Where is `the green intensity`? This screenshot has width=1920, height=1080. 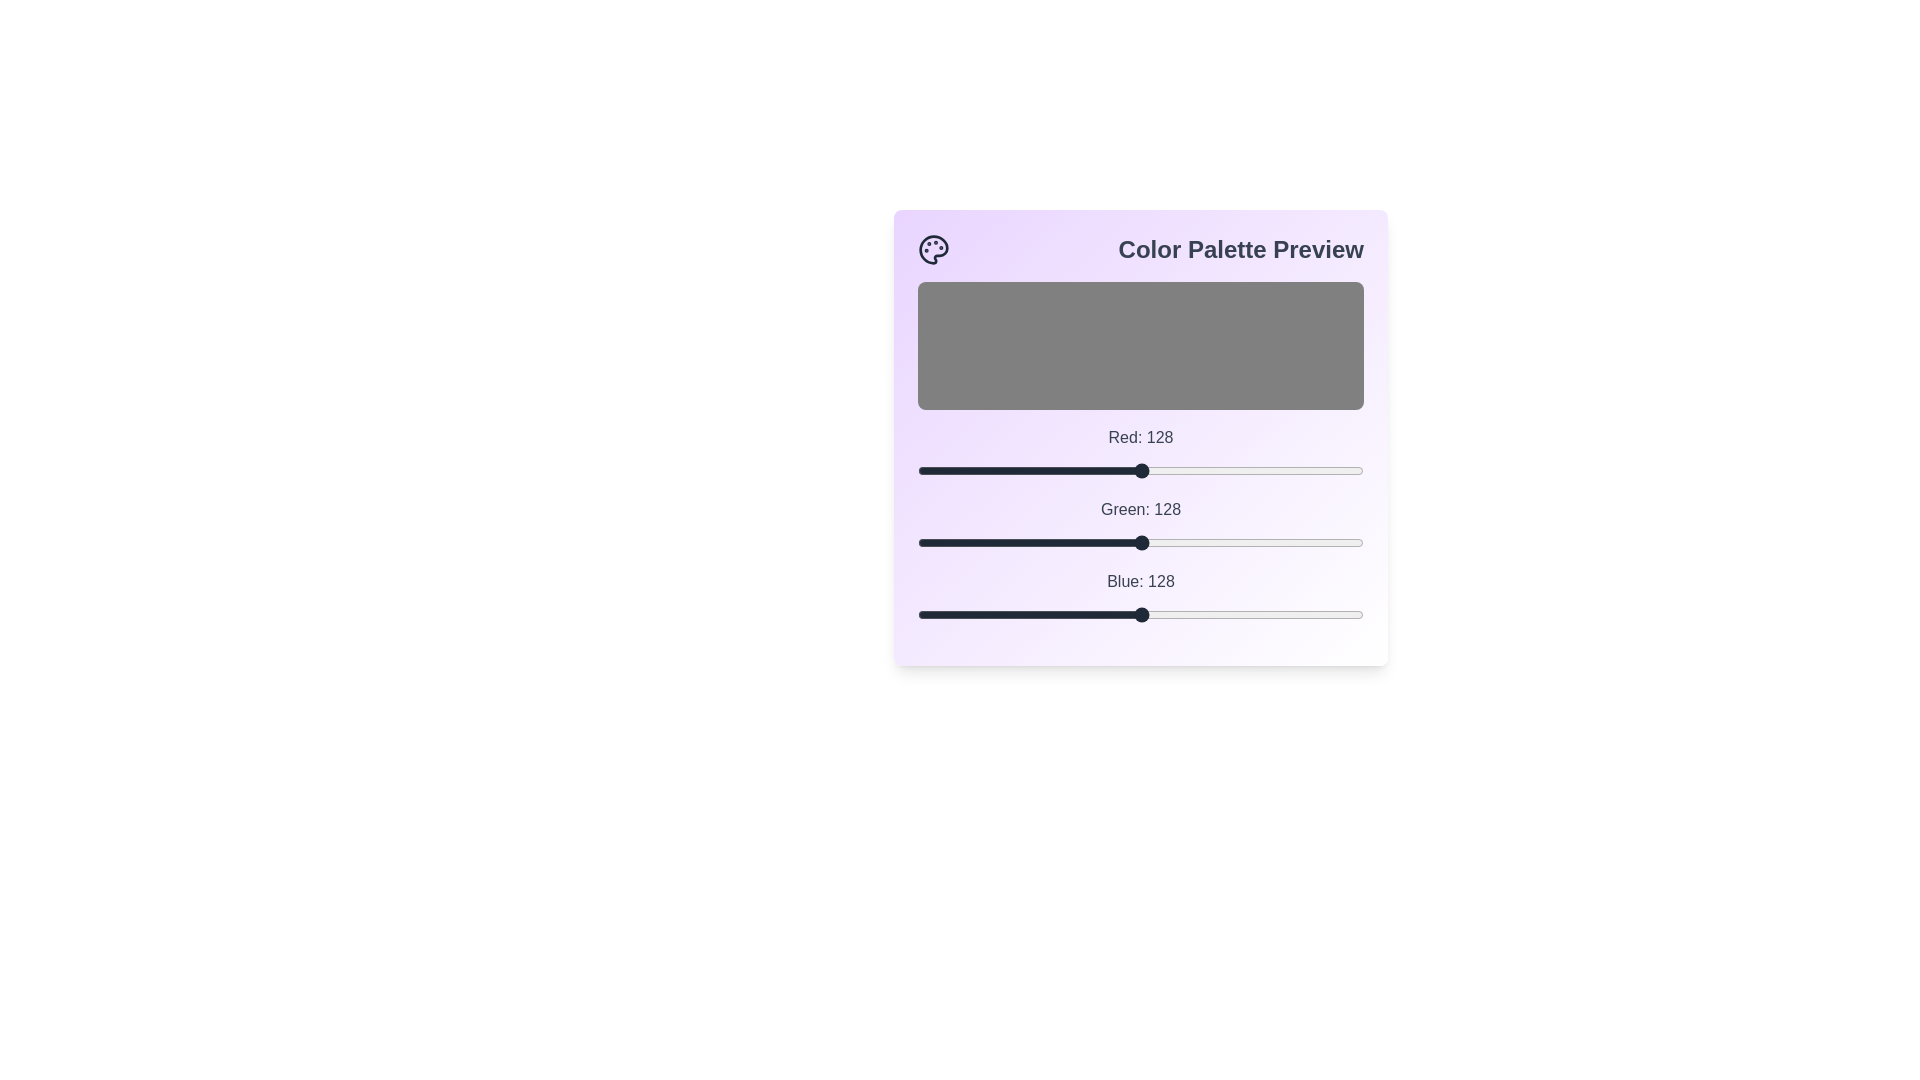
the green intensity is located at coordinates (1136, 543).